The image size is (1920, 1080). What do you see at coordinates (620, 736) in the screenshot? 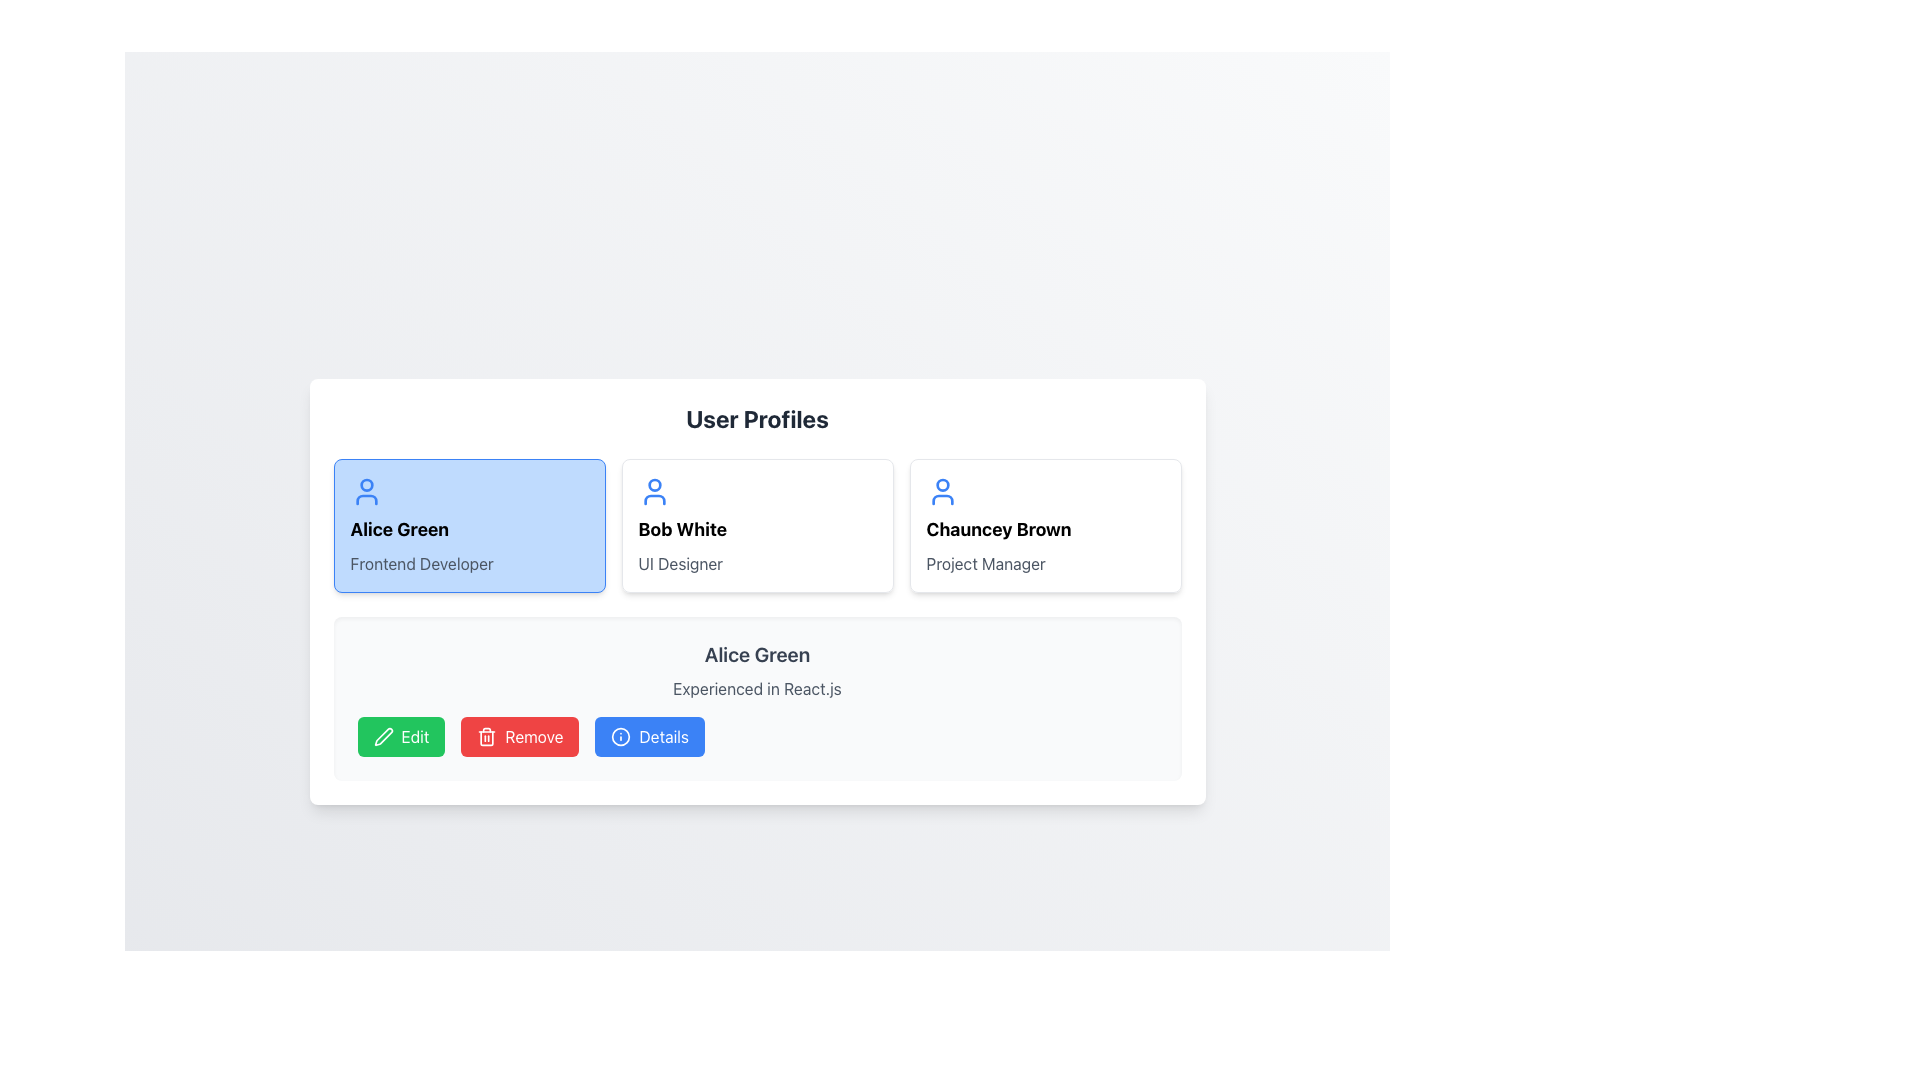
I see `the small circular informational icon with a blue outline and white interior containing an 'i' symbol, located to the left of the text label on the blue 'Details' button at the bottom-right of Alice Green's user profile card` at bounding box center [620, 736].